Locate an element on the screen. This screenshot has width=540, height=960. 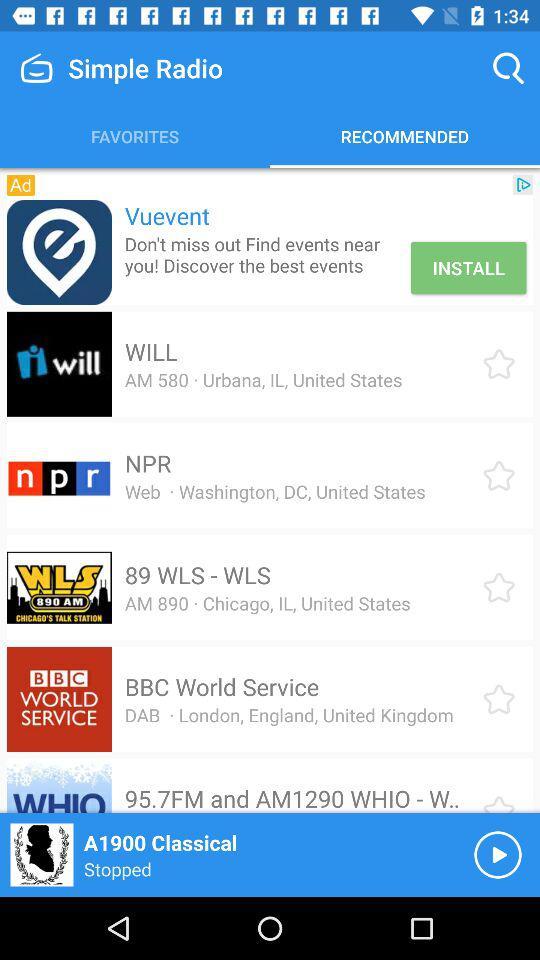
the item below npr icon is located at coordinates (274, 490).